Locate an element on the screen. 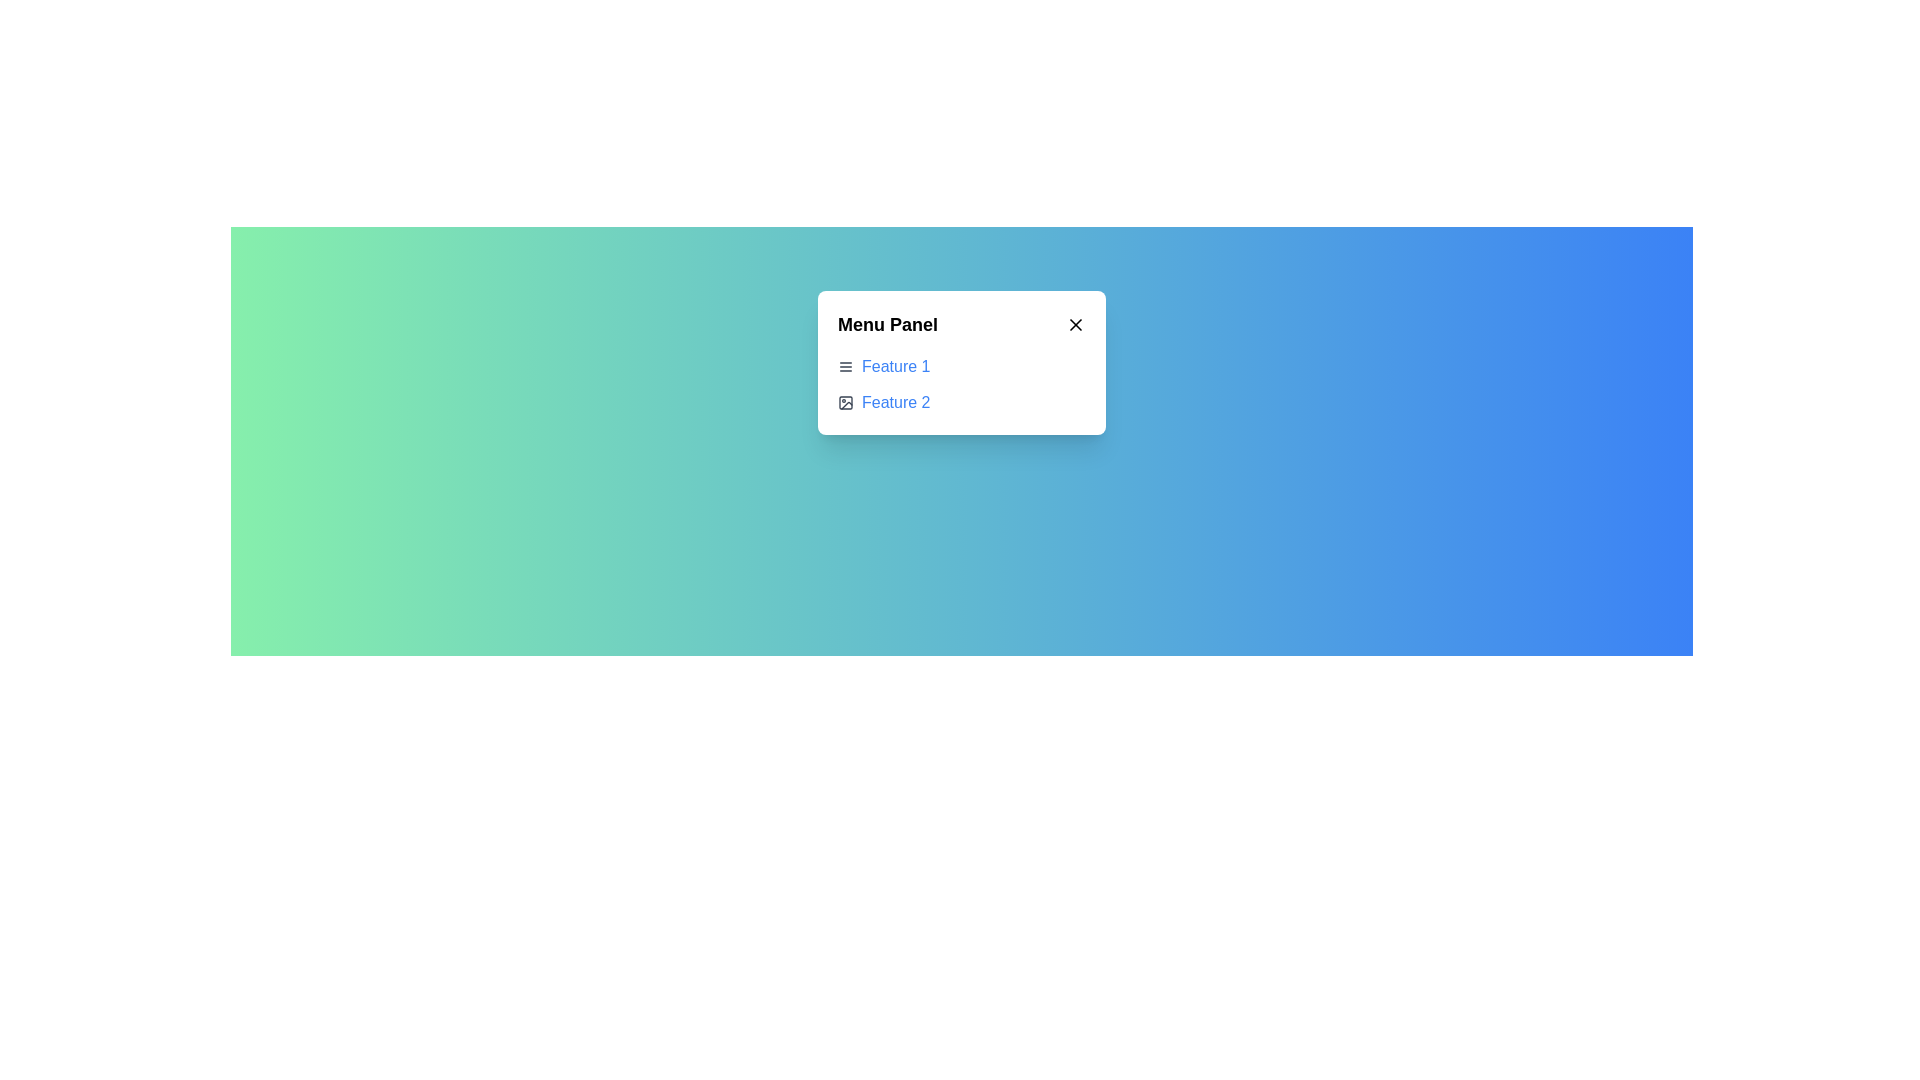  the icon associated with the 'Feature 1' menu option is located at coordinates (845, 366).